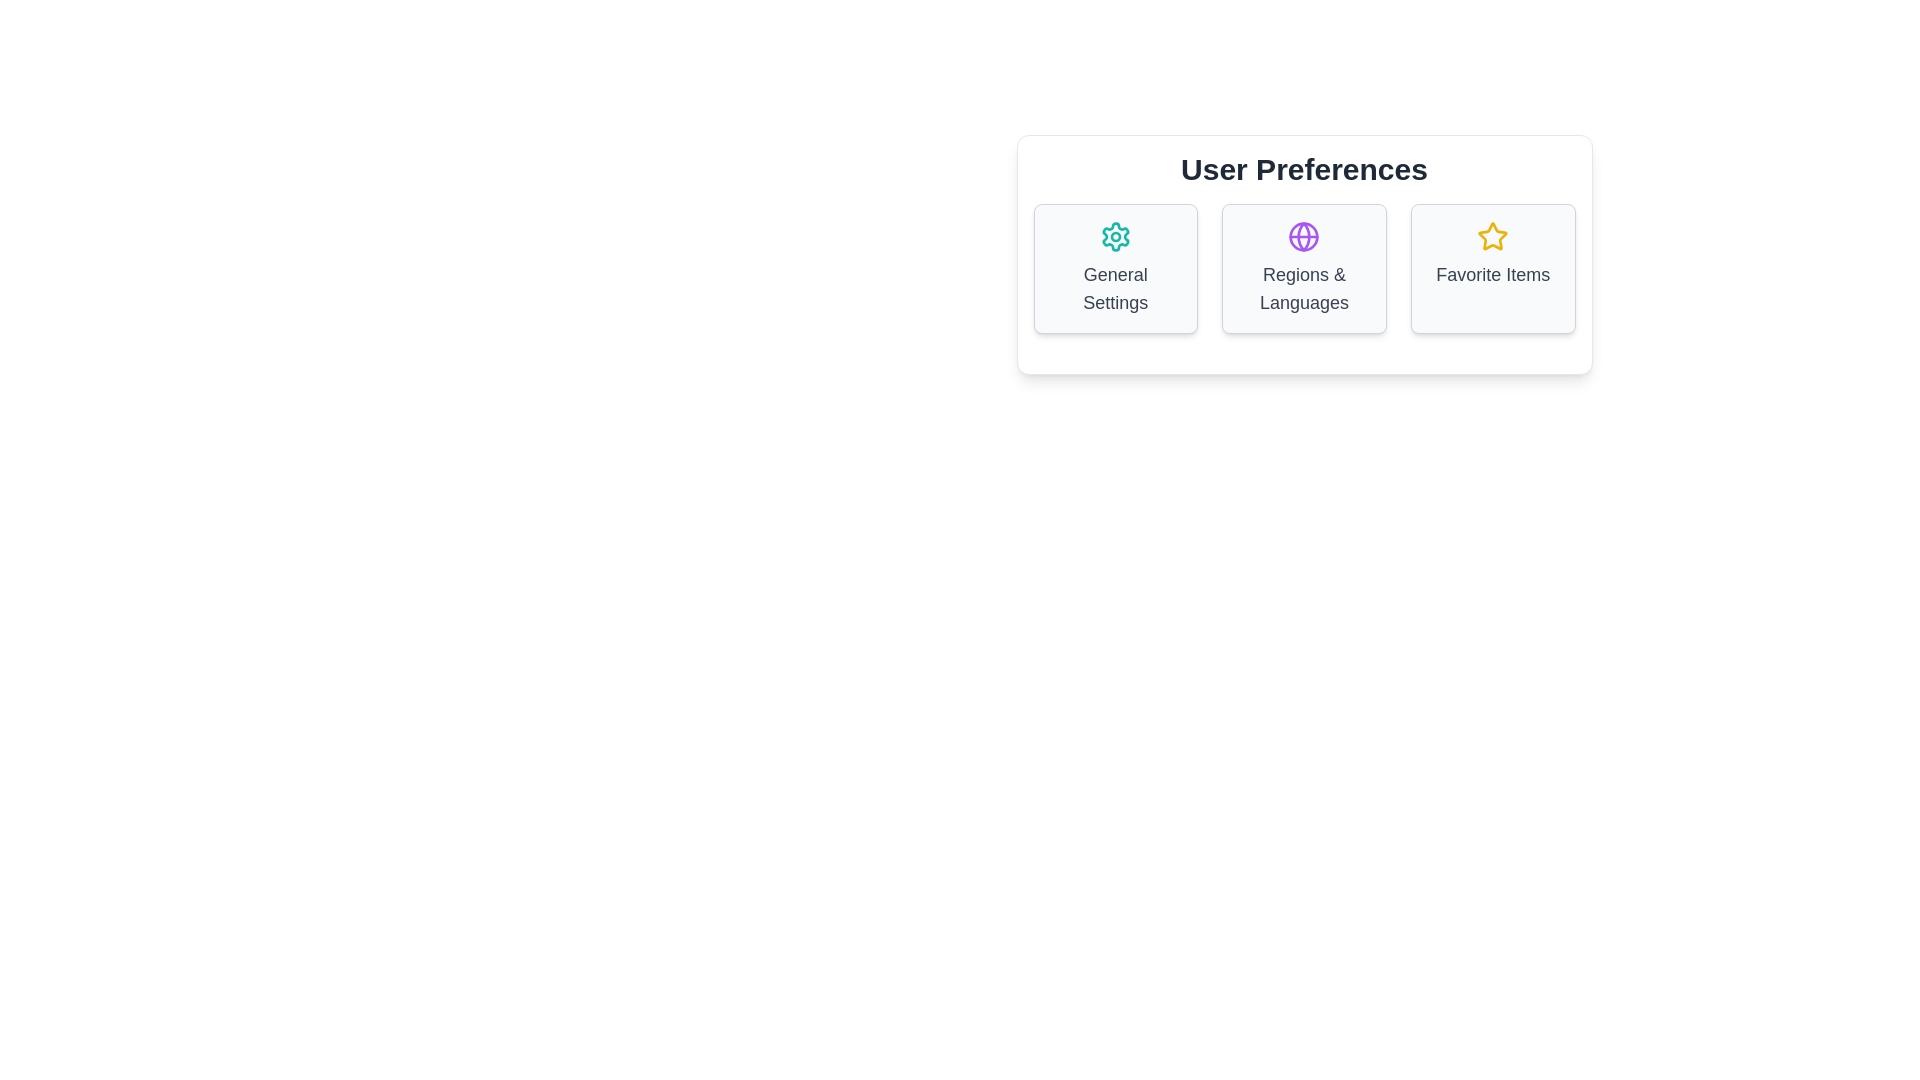 Image resolution: width=1920 pixels, height=1080 pixels. Describe the element at coordinates (1304, 268) in the screenshot. I see `the button labeled 'Regions & Languages' to observe its hover effect` at that location.